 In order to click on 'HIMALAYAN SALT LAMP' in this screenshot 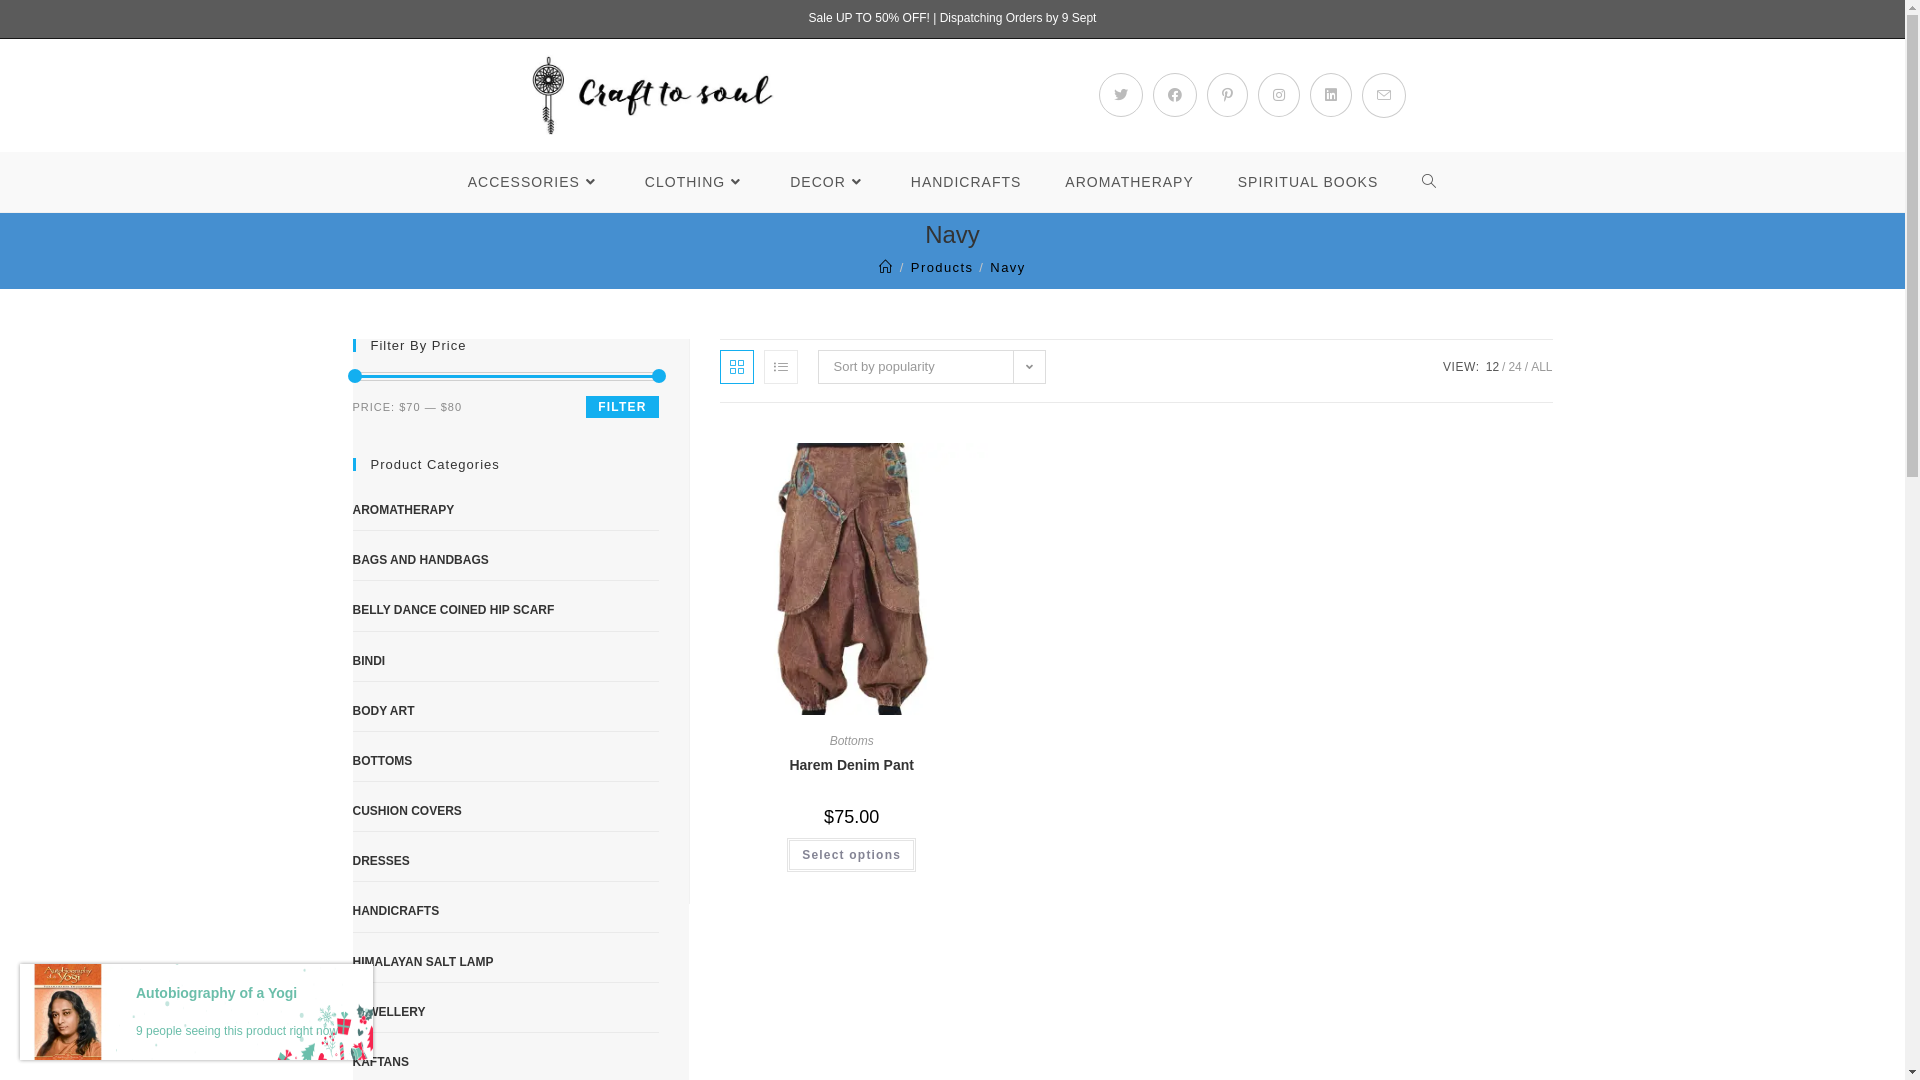, I will do `click(504, 962)`.